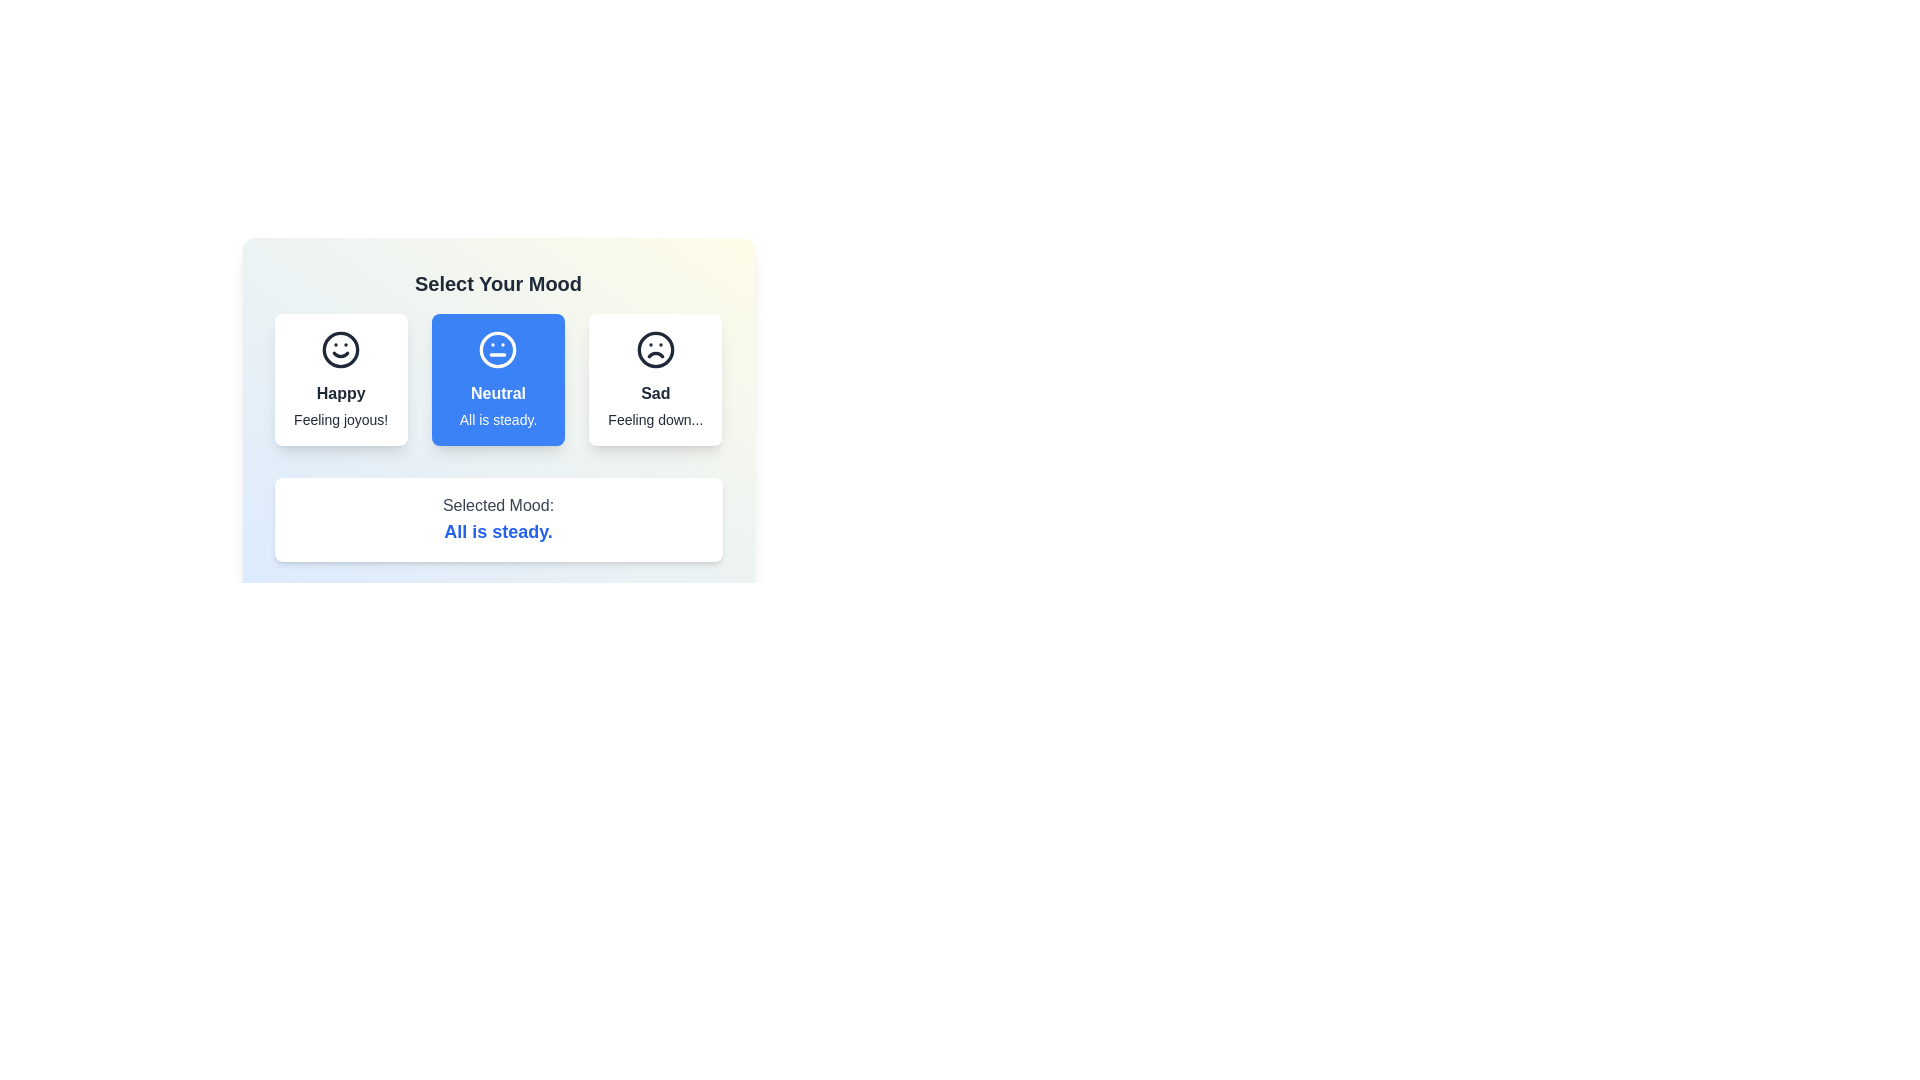 Image resolution: width=1920 pixels, height=1080 pixels. What do you see at coordinates (655, 380) in the screenshot?
I see `the mood button corresponding to sad` at bounding box center [655, 380].